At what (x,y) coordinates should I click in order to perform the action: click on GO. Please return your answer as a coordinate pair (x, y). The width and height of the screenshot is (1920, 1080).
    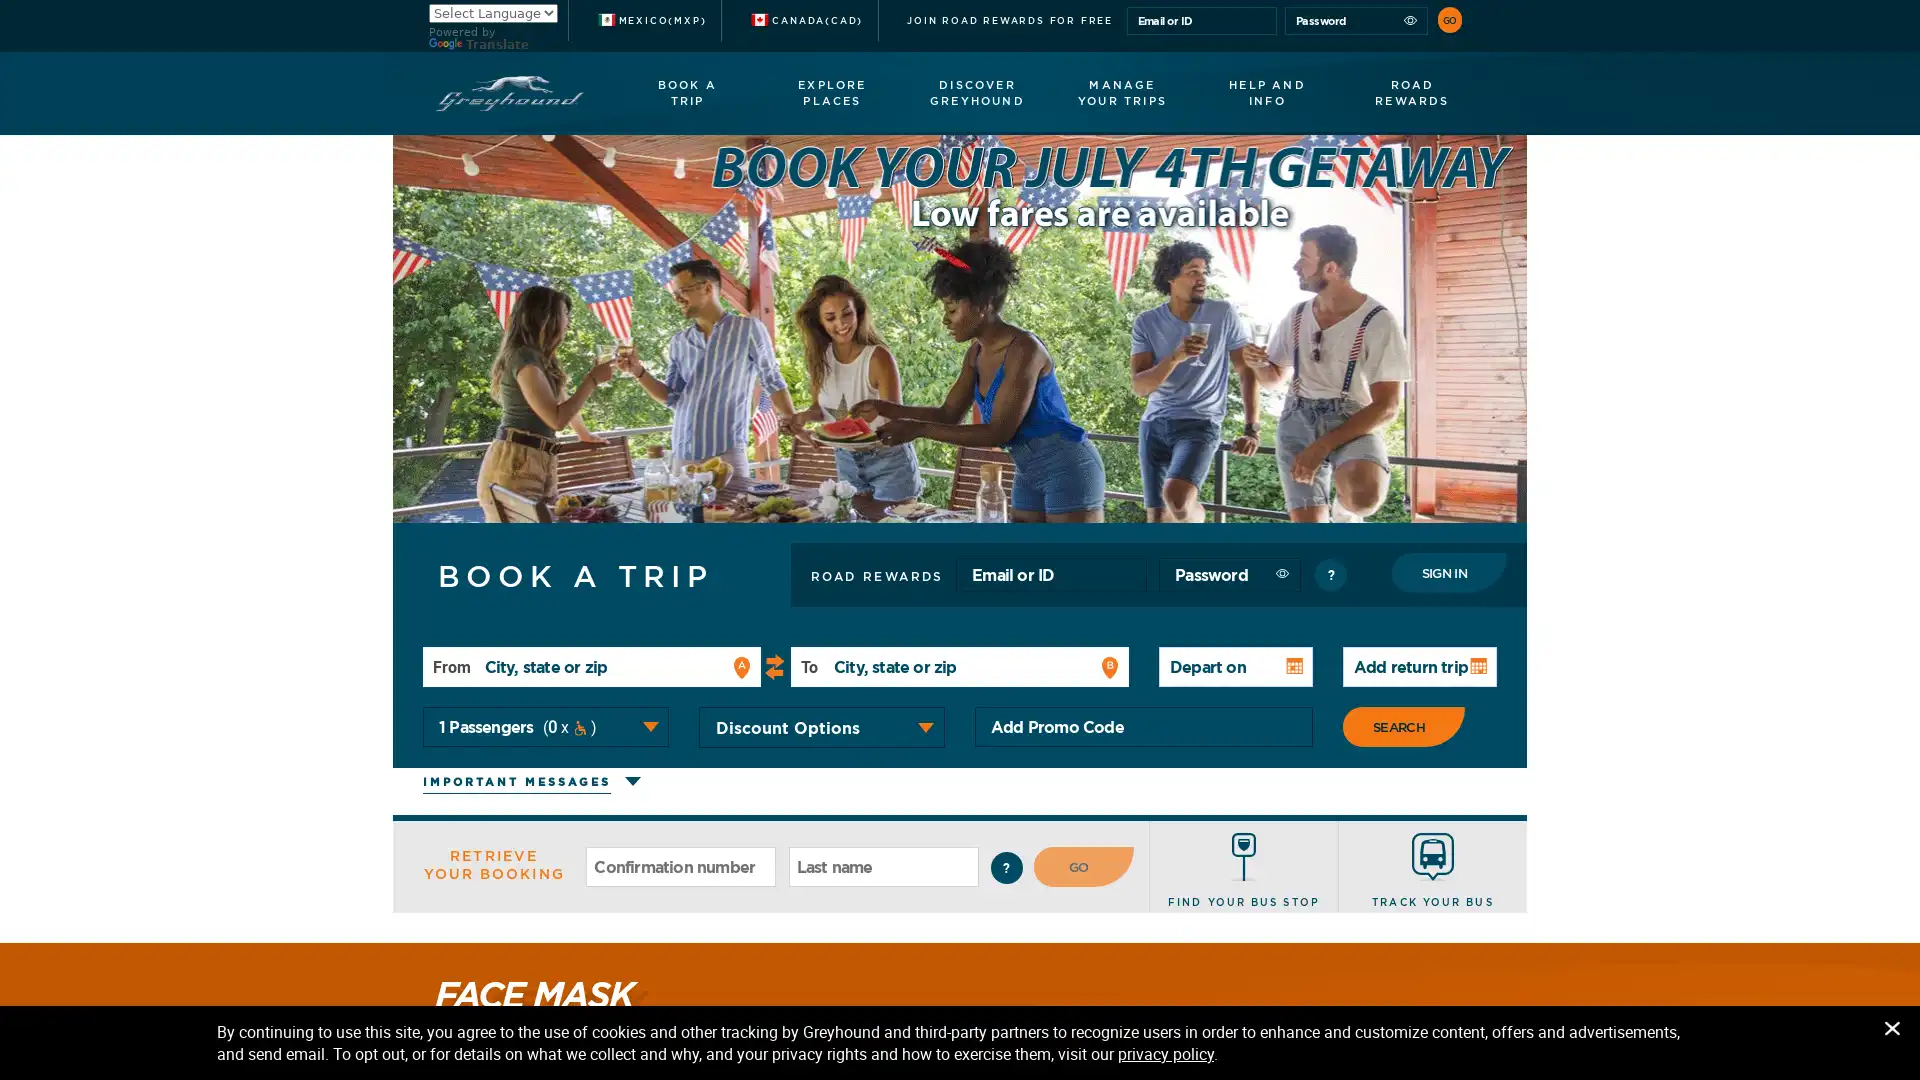
    Looking at the image, I should click on (1449, 19).